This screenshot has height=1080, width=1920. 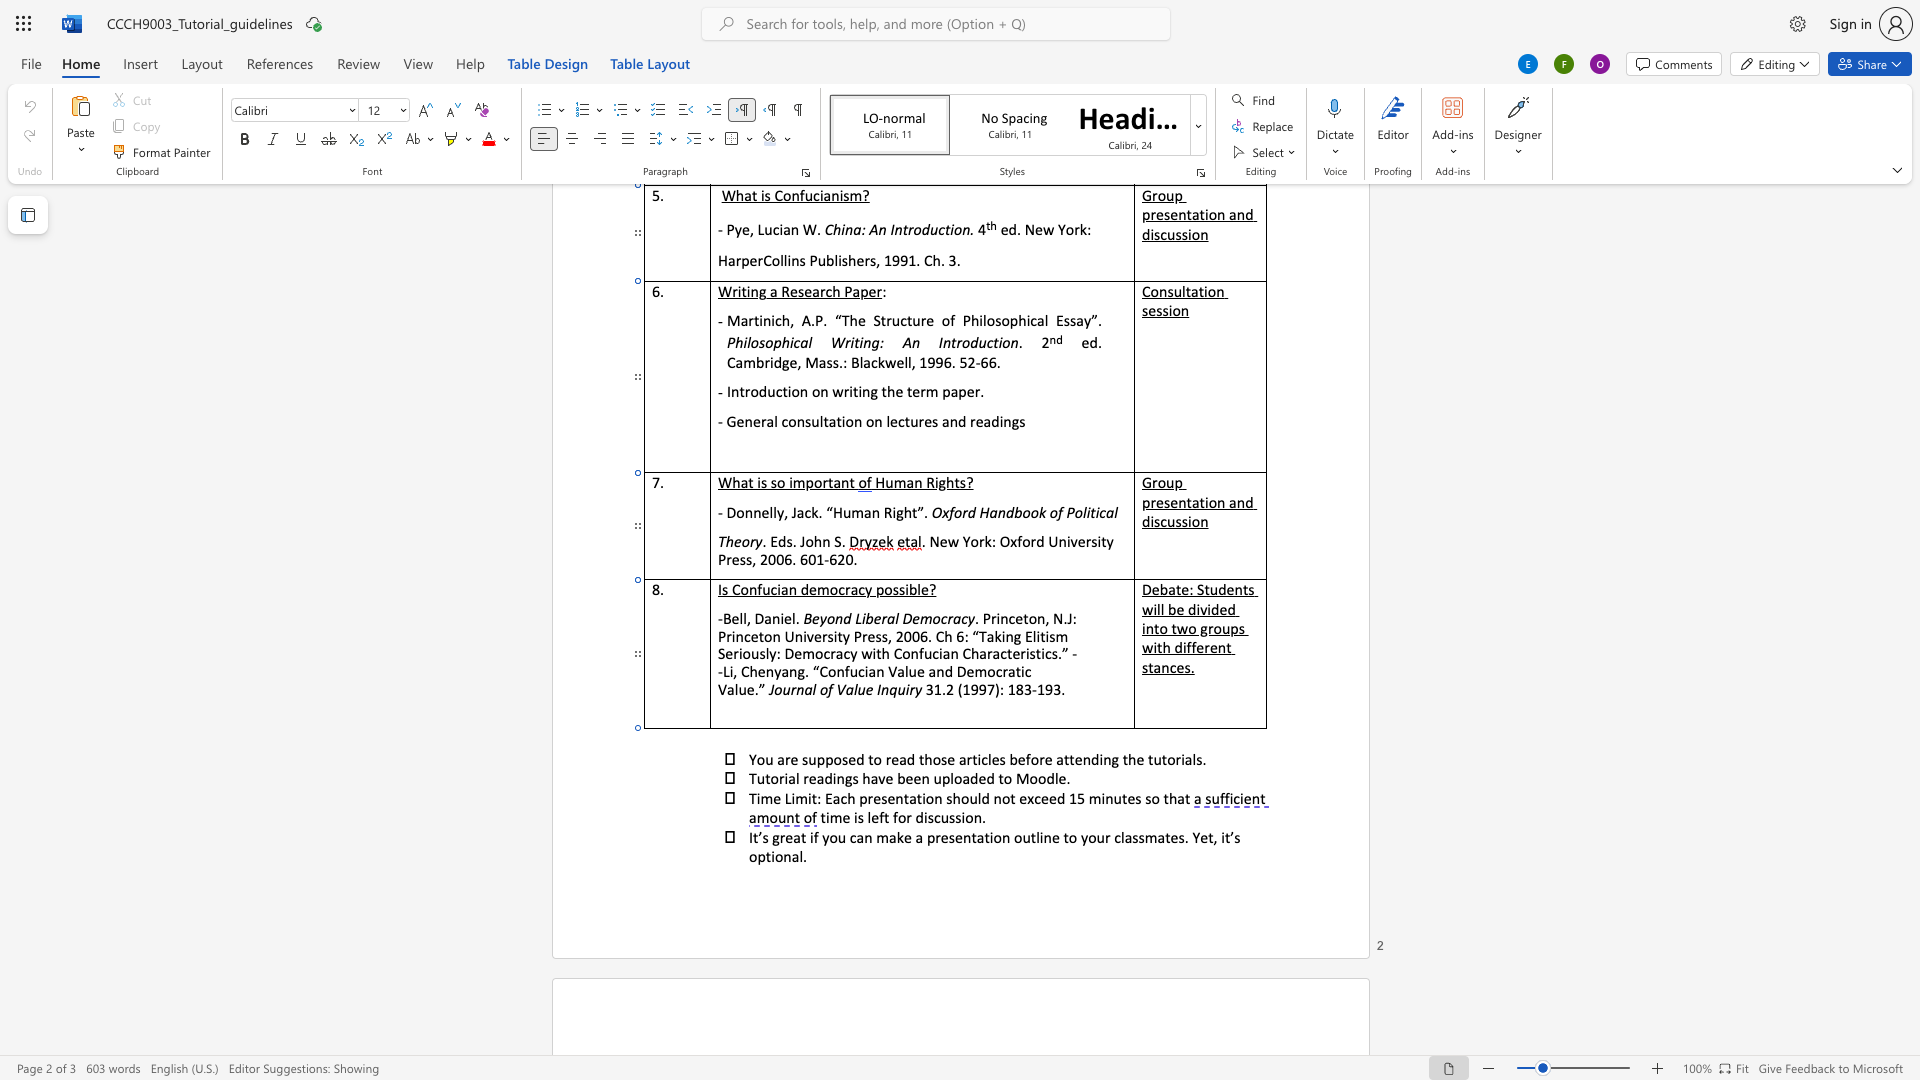 I want to click on the space between the continuous character "o" and "u" in the text, so click(x=969, y=797).